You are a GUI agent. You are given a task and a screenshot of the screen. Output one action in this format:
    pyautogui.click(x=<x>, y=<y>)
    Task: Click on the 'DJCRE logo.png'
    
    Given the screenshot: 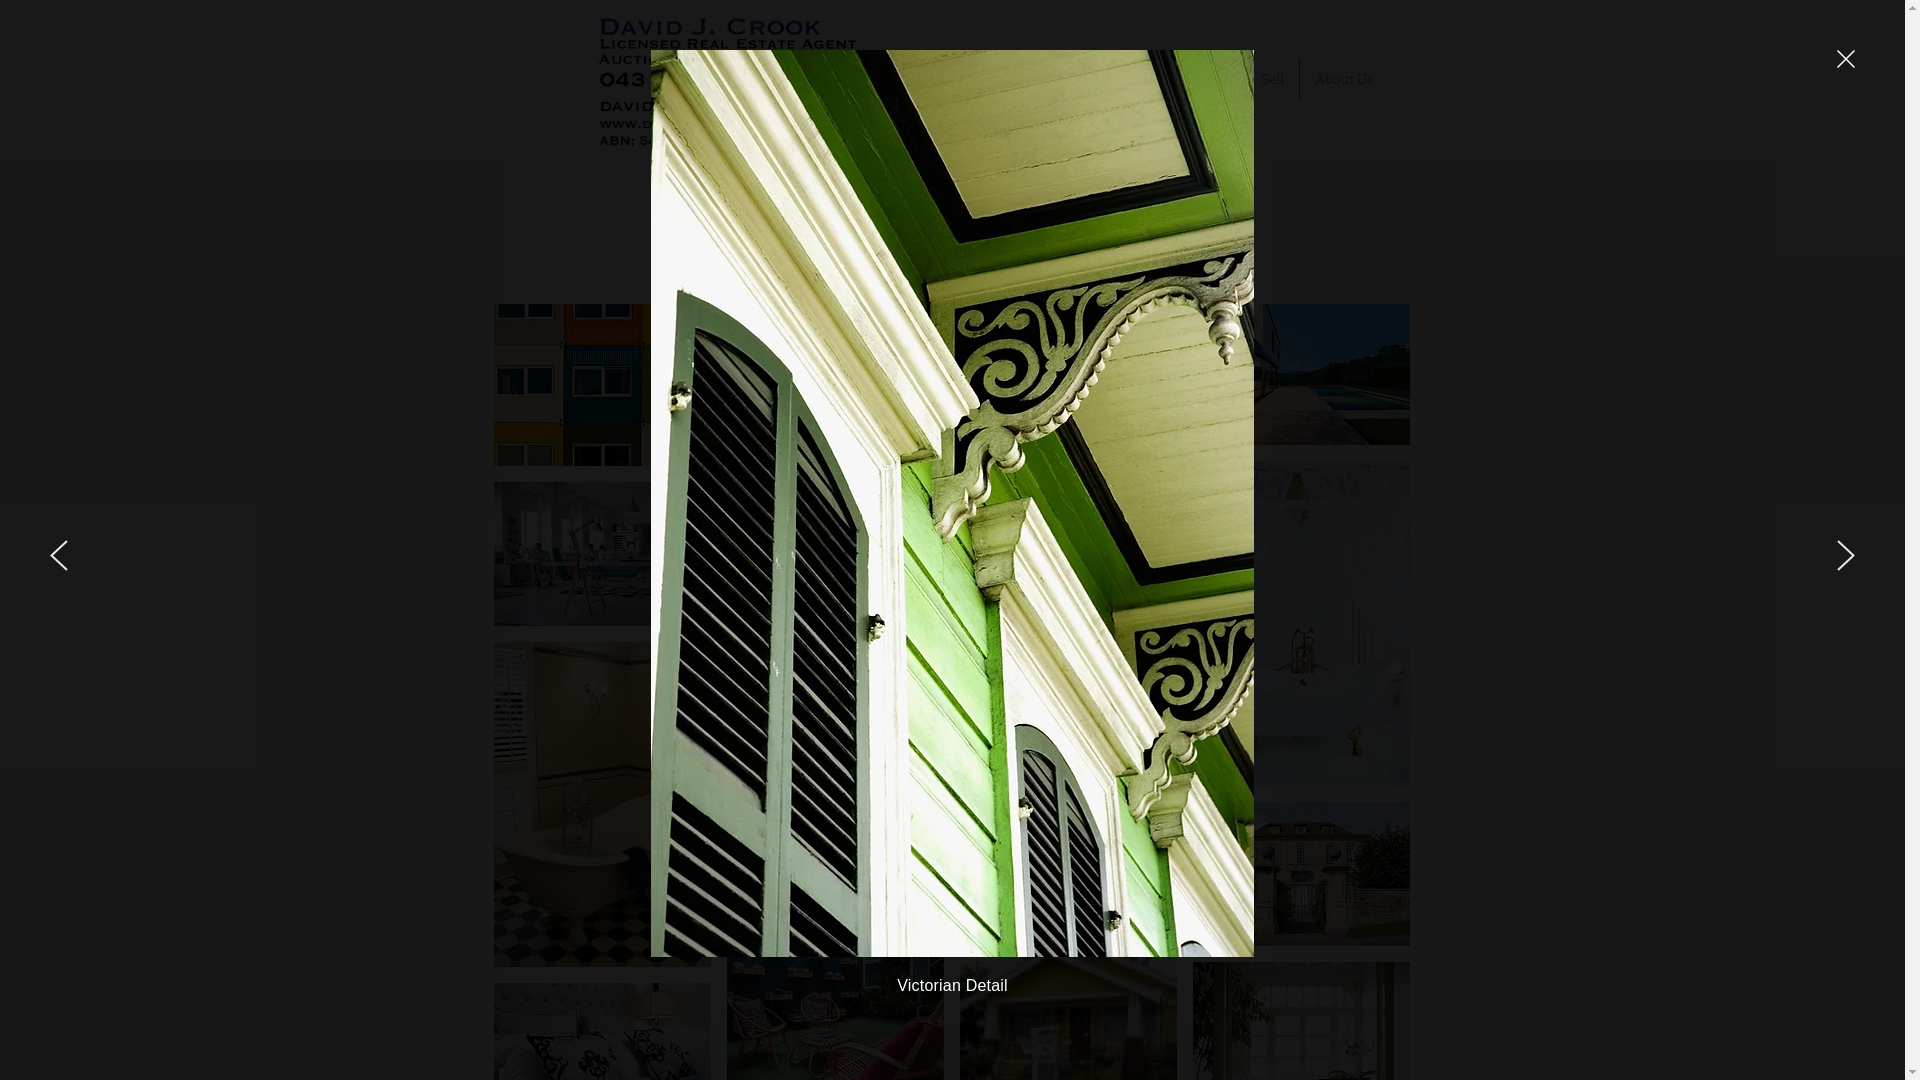 What is the action you would take?
    pyautogui.click(x=770, y=76)
    